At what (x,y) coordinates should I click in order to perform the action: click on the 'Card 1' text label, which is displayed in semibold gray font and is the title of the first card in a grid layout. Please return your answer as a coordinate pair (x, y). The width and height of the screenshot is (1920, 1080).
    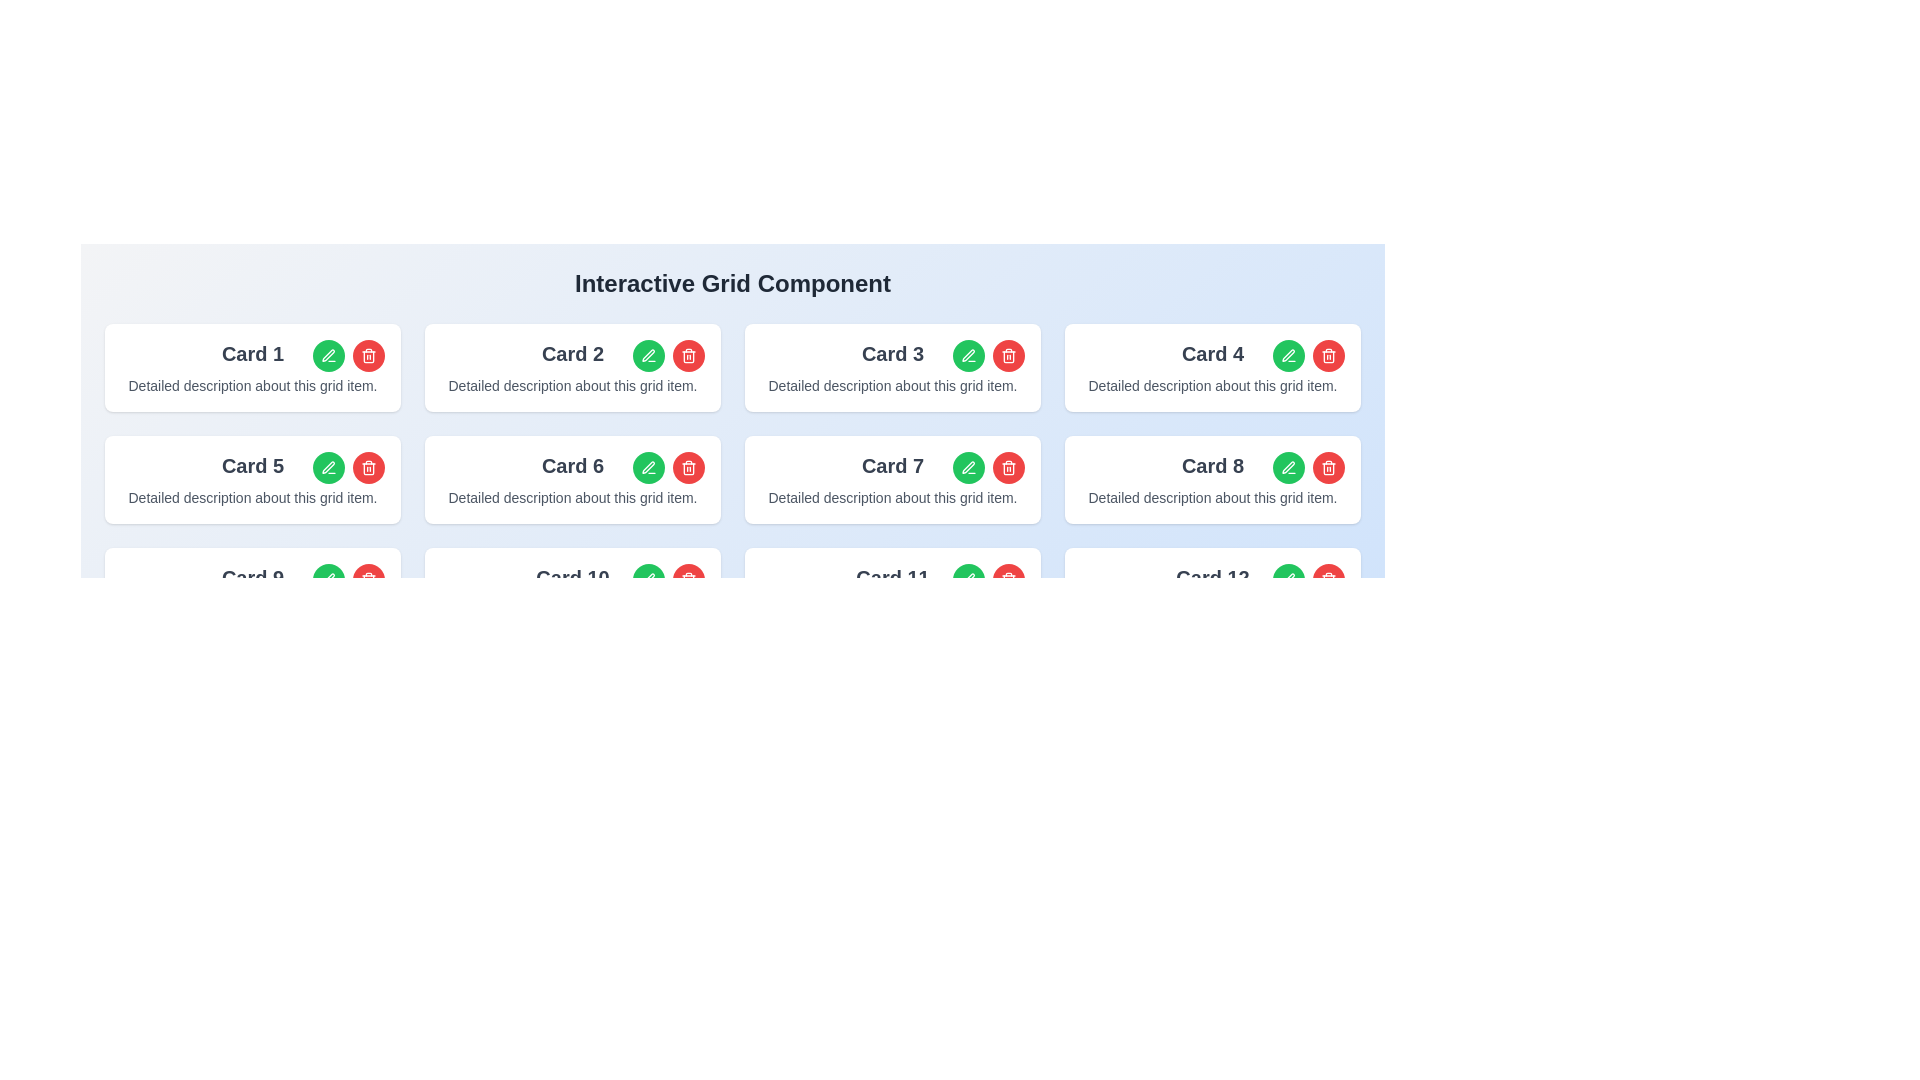
    Looking at the image, I should click on (252, 353).